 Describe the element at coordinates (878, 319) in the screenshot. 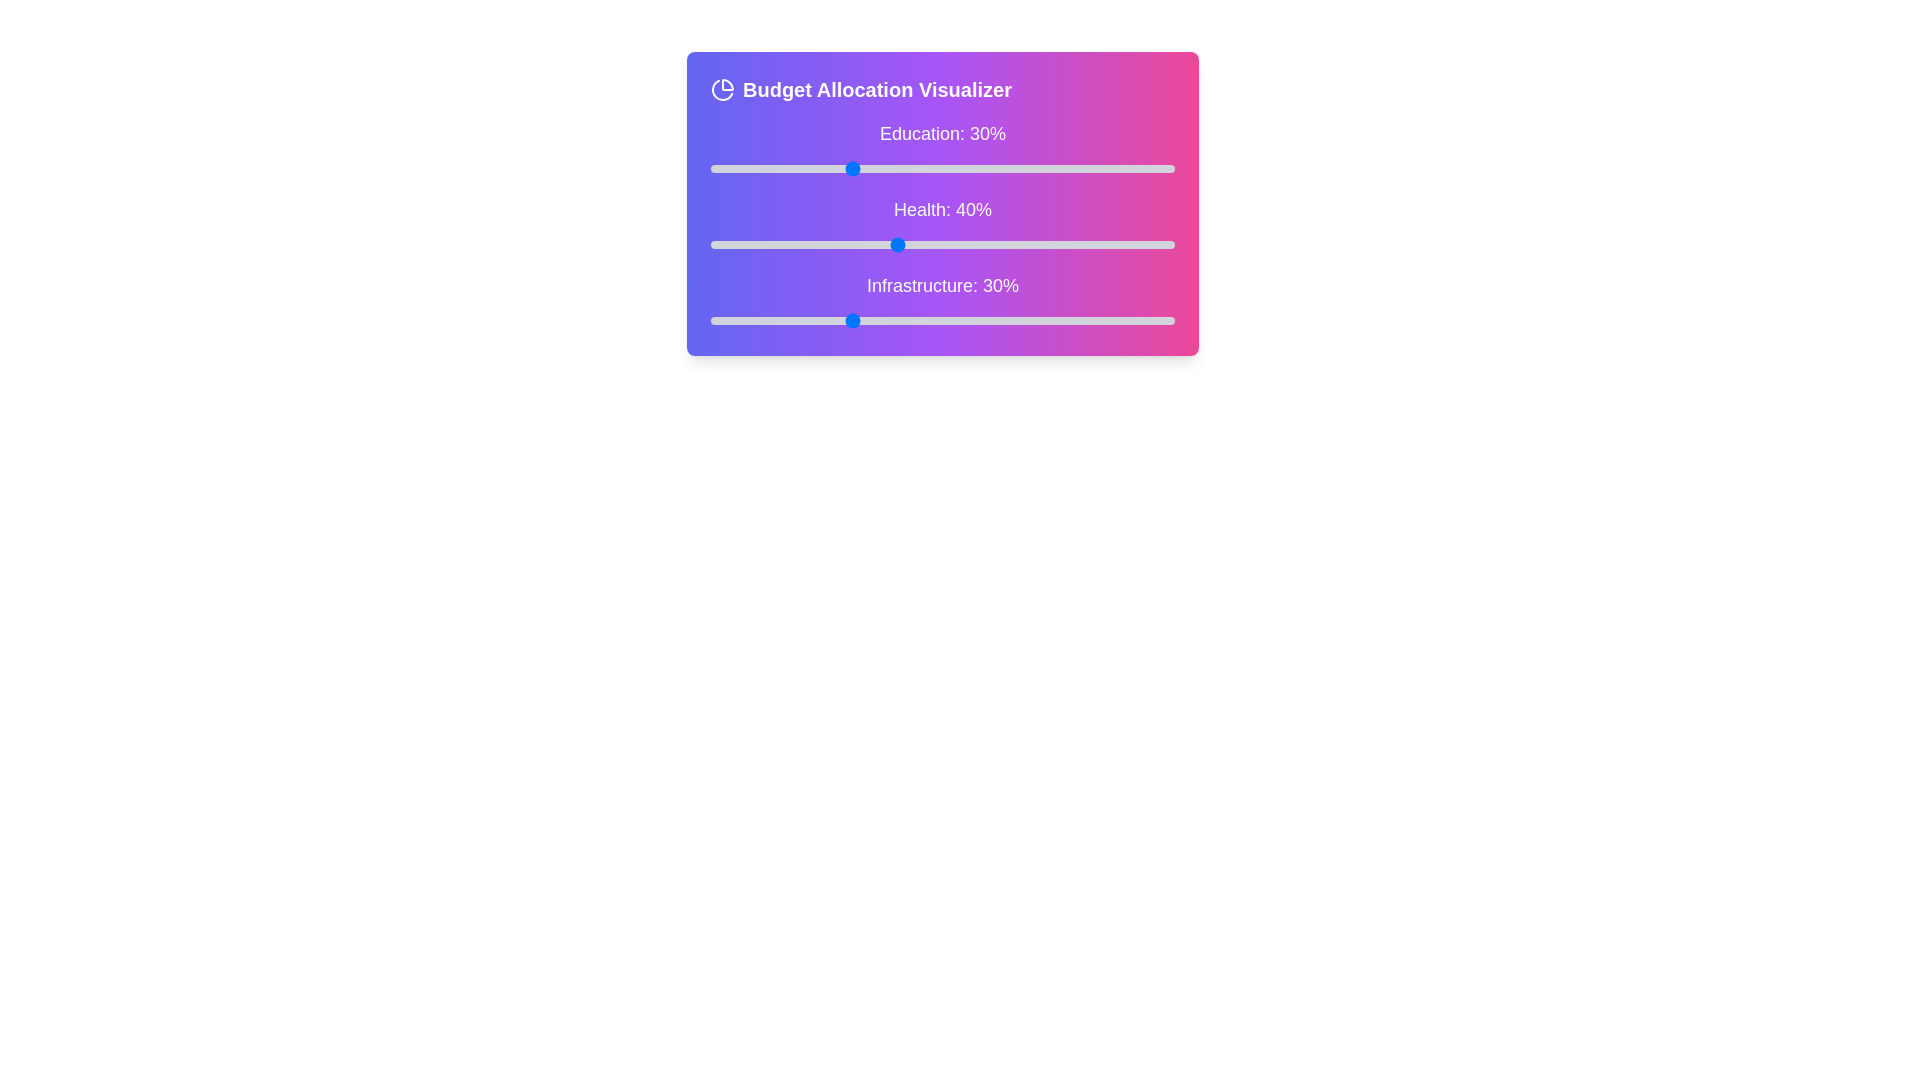

I see `'Infrastructure' percentage` at that location.